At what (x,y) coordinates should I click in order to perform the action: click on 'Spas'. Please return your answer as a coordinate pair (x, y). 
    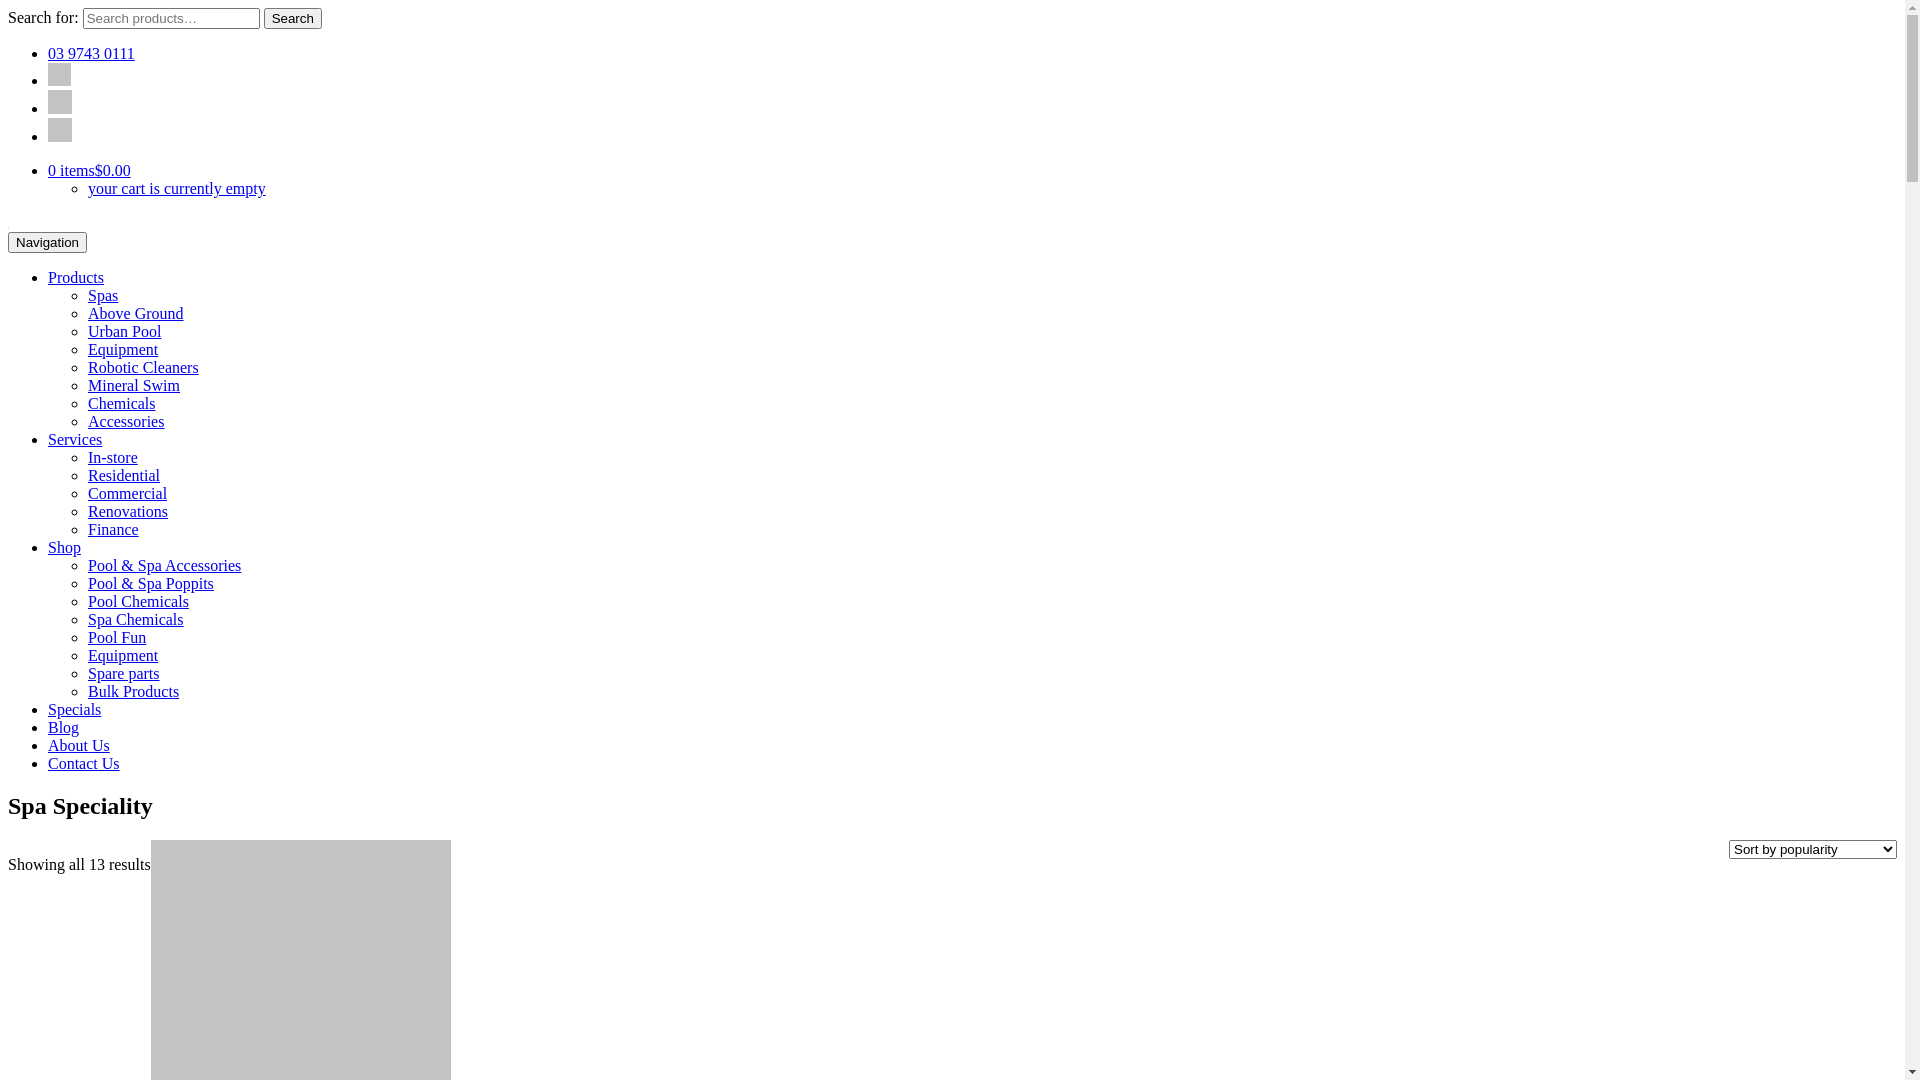
    Looking at the image, I should click on (101, 295).